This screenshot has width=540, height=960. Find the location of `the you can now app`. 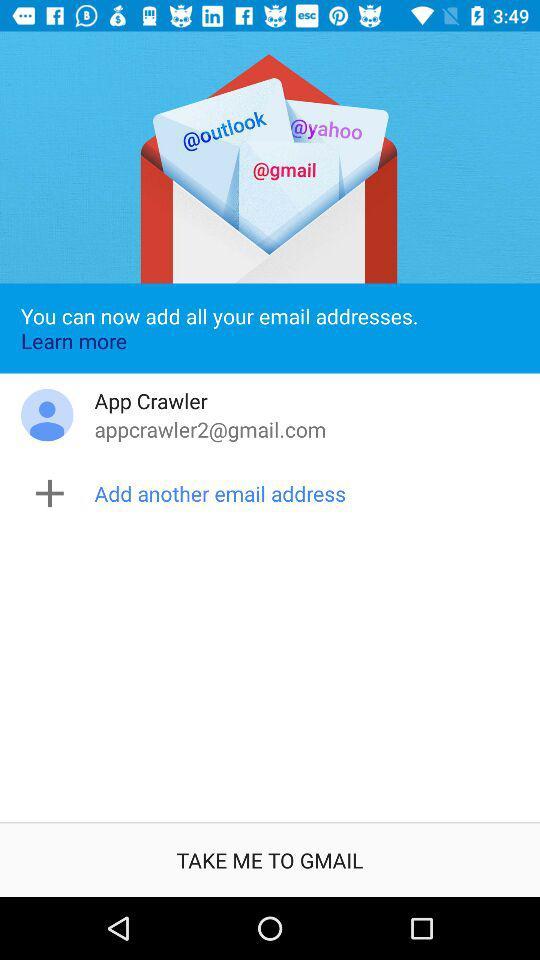

the you can now app is located at coordinates (270, 328).